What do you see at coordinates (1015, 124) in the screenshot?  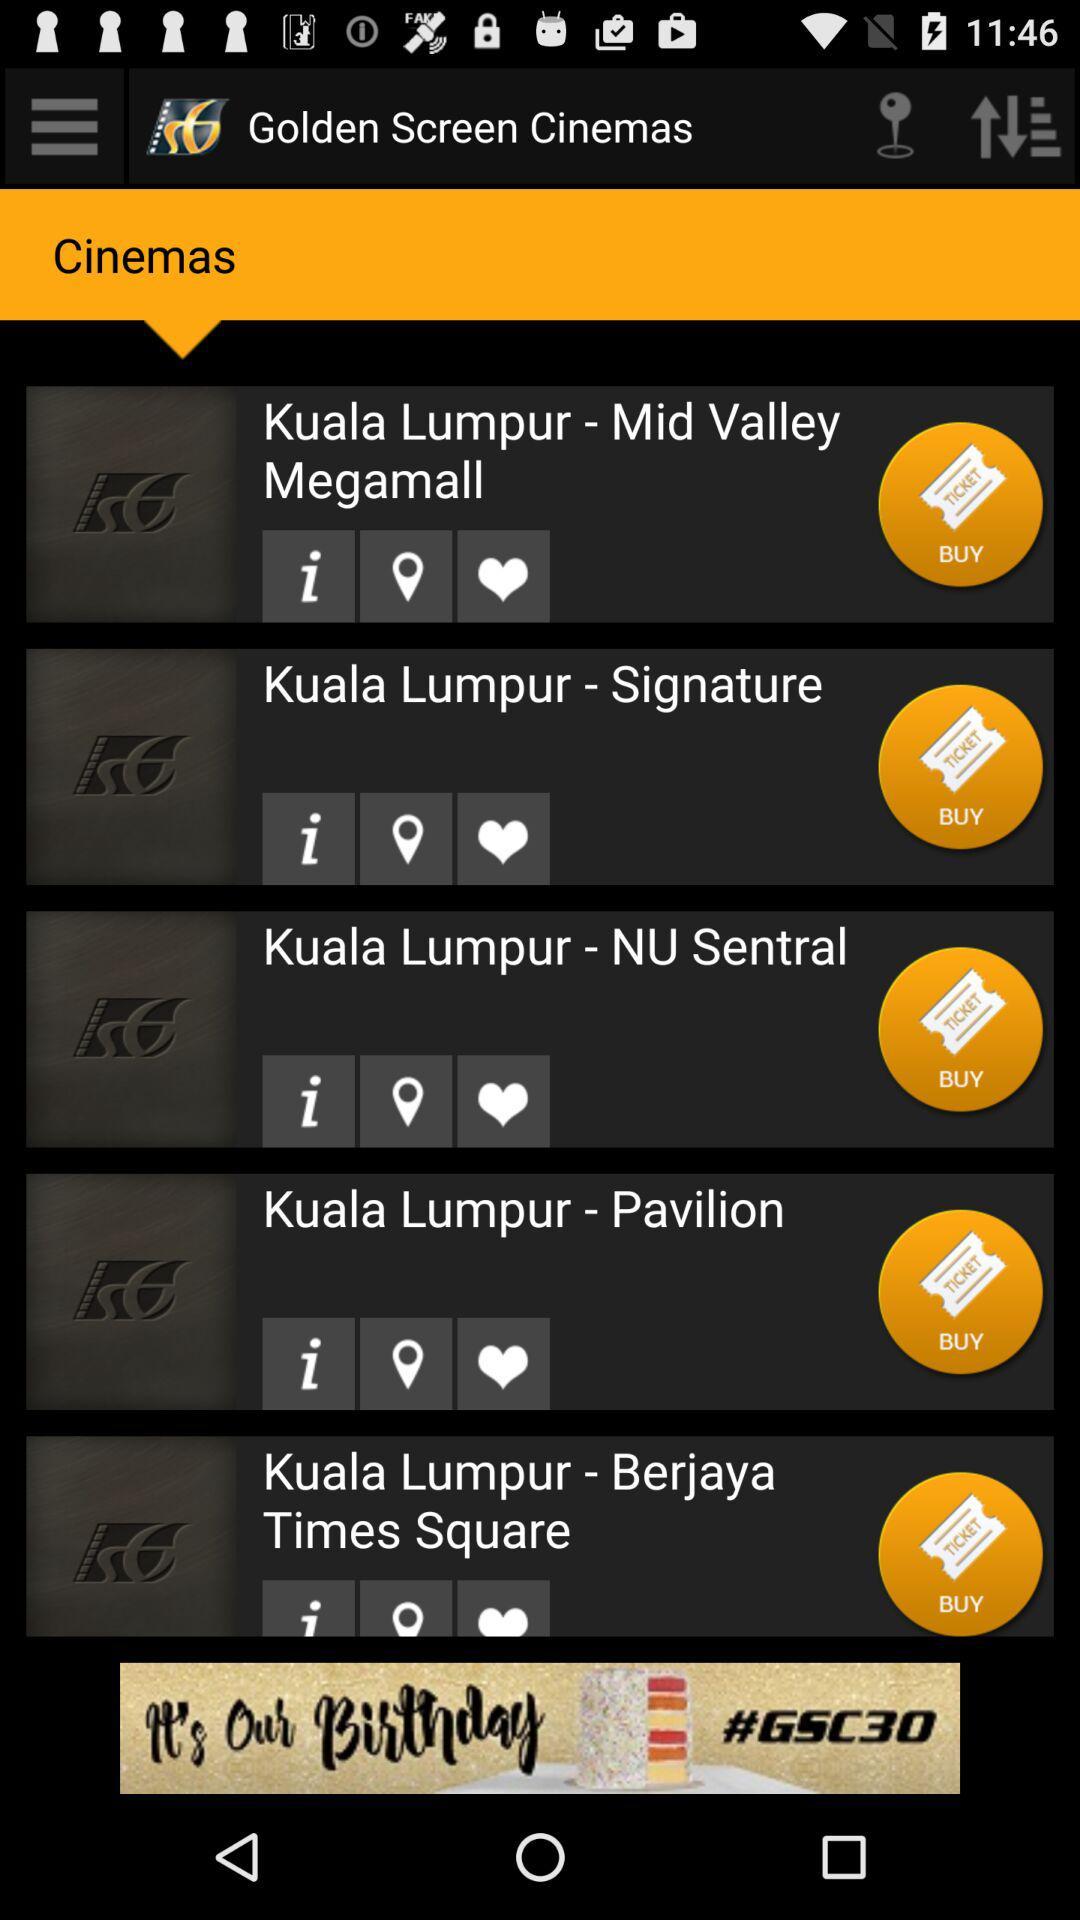 I see `previous` at bounding box center [1015, 124].